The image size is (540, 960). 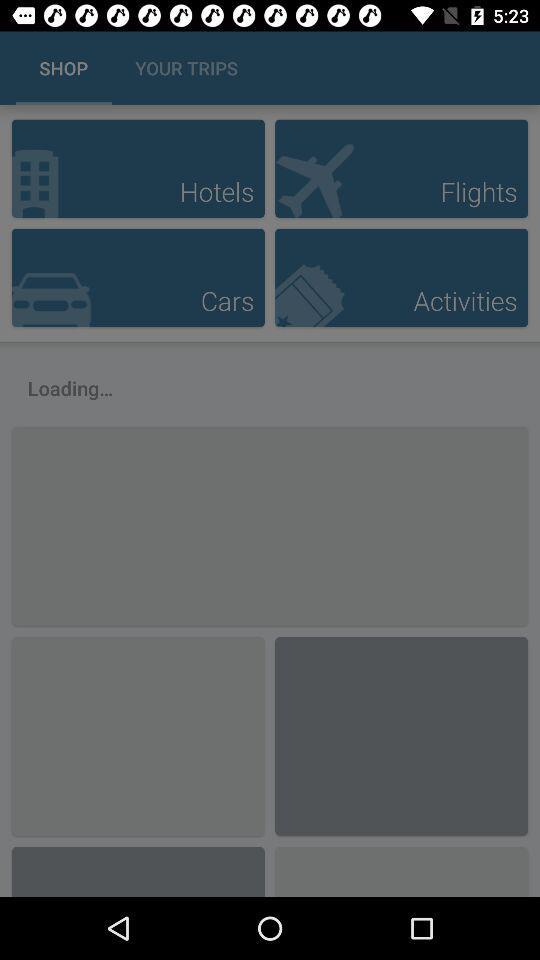 I want to click on shop hotels, so click(x=137, y=167).